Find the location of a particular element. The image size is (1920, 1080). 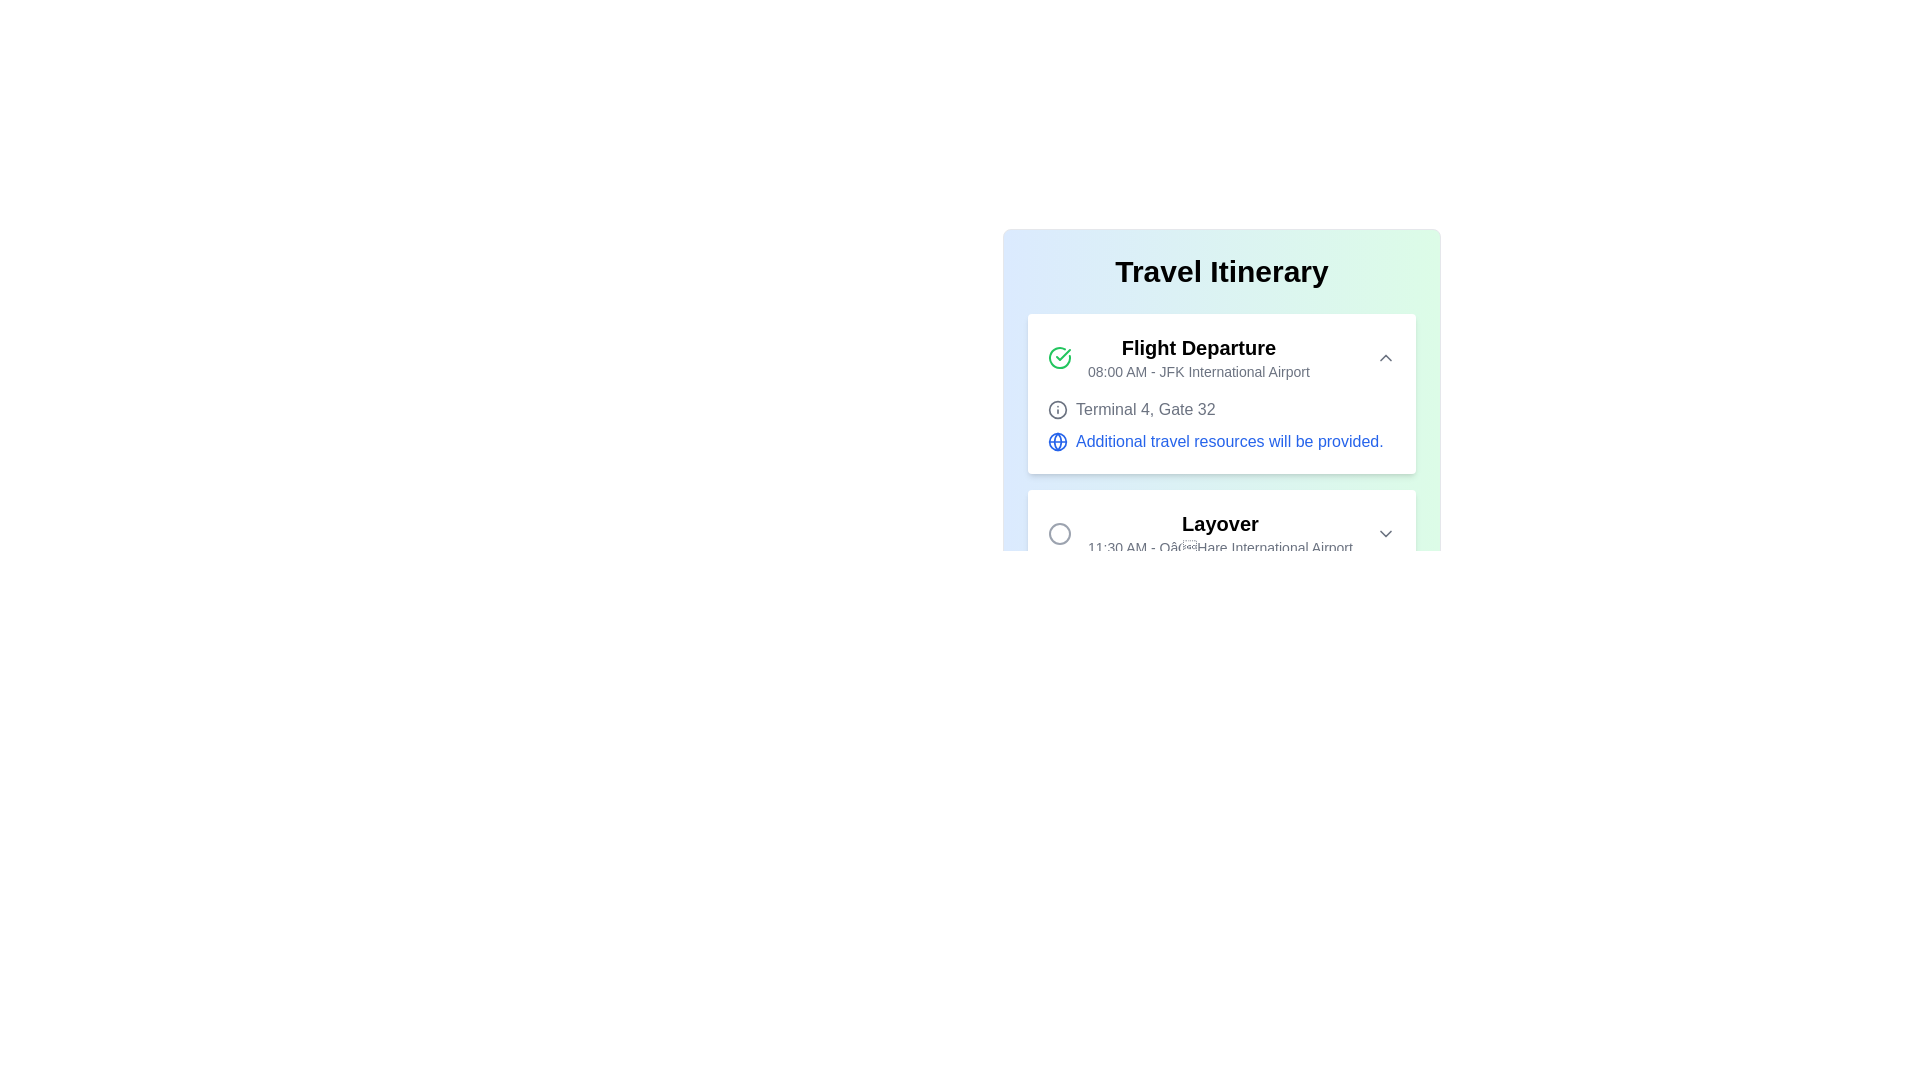

the circular graphical element with a blue outline and white background that is part of a globe icon within the SVG is located at coordinates (1056, 441).